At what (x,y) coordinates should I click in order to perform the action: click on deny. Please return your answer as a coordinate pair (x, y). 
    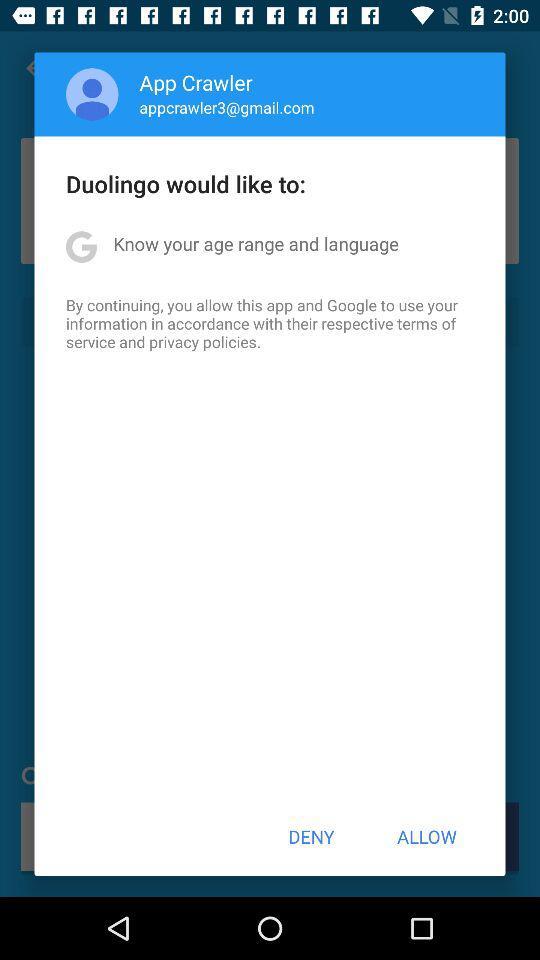
    Looking at the image, I should click on (311, 836).